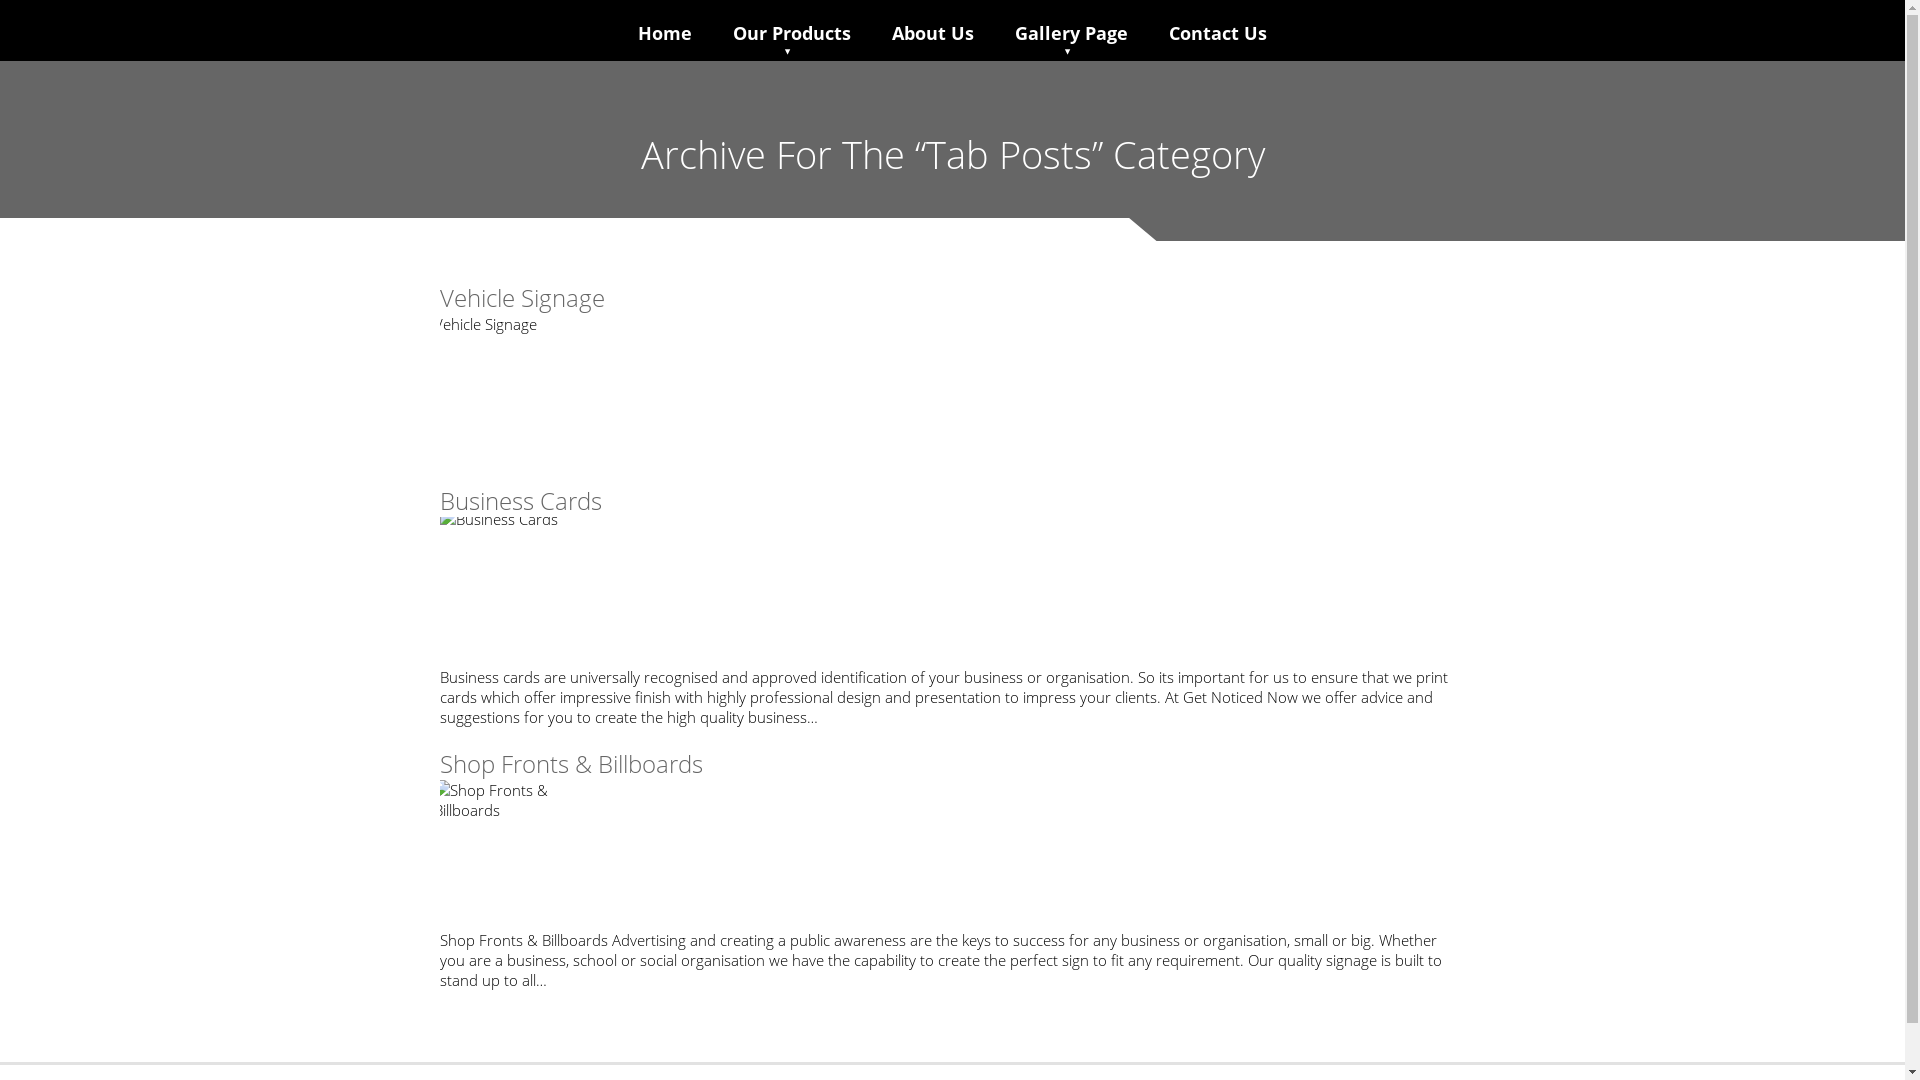 This screenshot has height=1080, width=1920. Describe the element at coordinates (728, 33) in the screenshot. I see `'Our Products'` at that location.